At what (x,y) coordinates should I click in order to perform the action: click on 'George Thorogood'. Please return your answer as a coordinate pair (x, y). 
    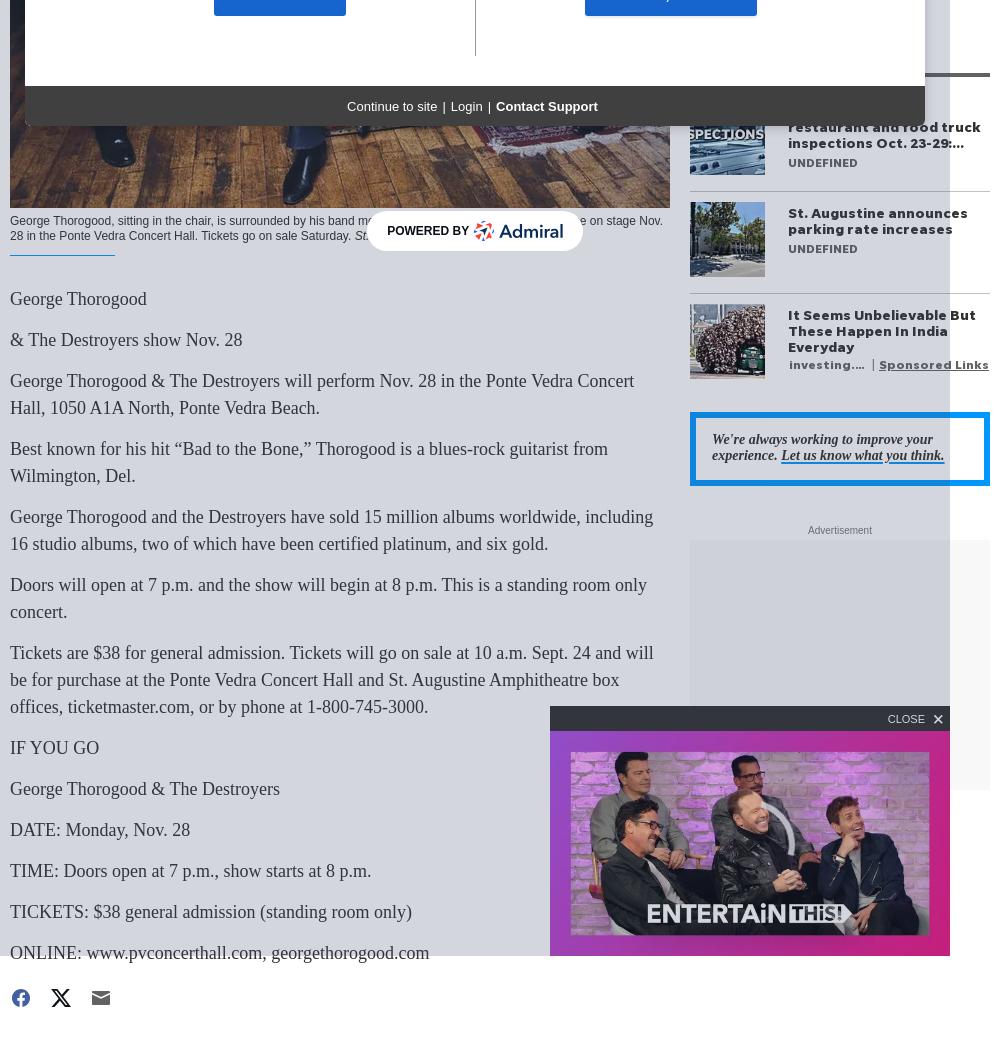
    Looking at the image, I should click on (77, 298).